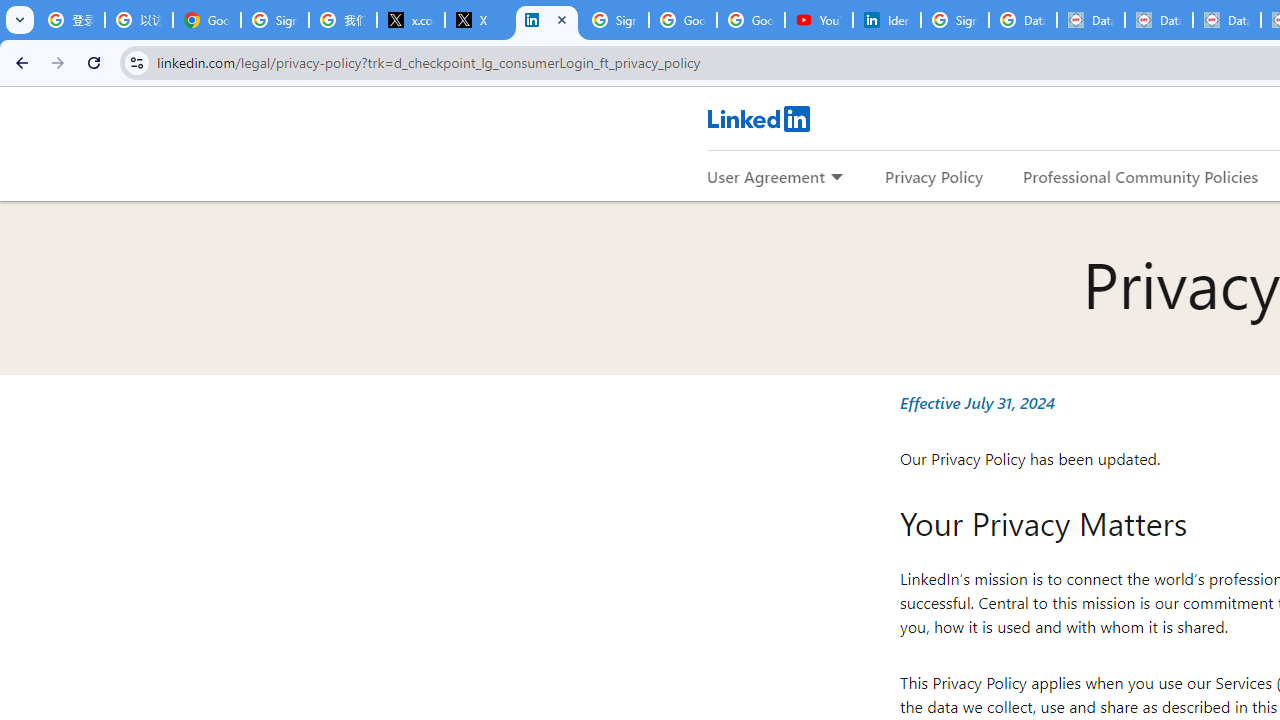 Image resolution: width=1280 pixels, height=720 pixels. Describe the element at coordinates (1090, 20) in the screenshot. I see `'Data Privacy Framework'` at that location.